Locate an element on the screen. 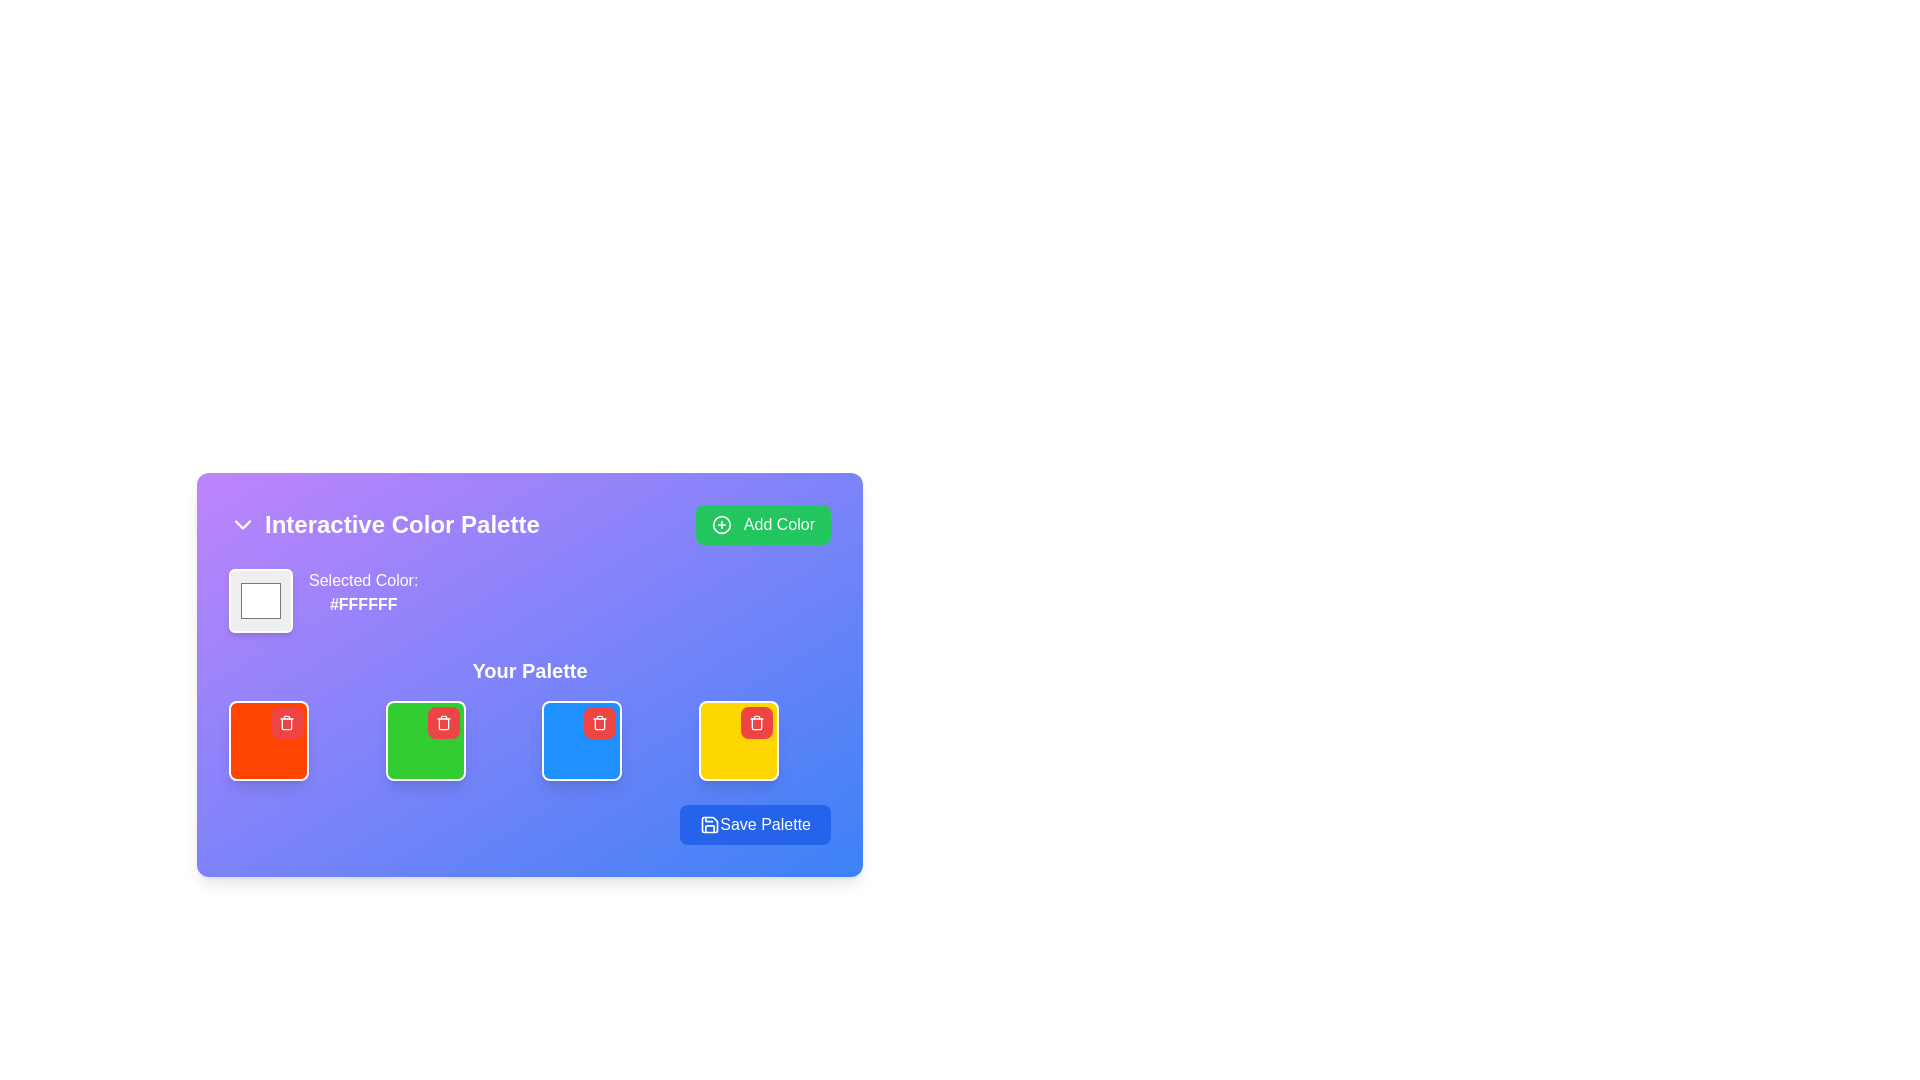  the color palette tile is located at coordinates (580, 740).